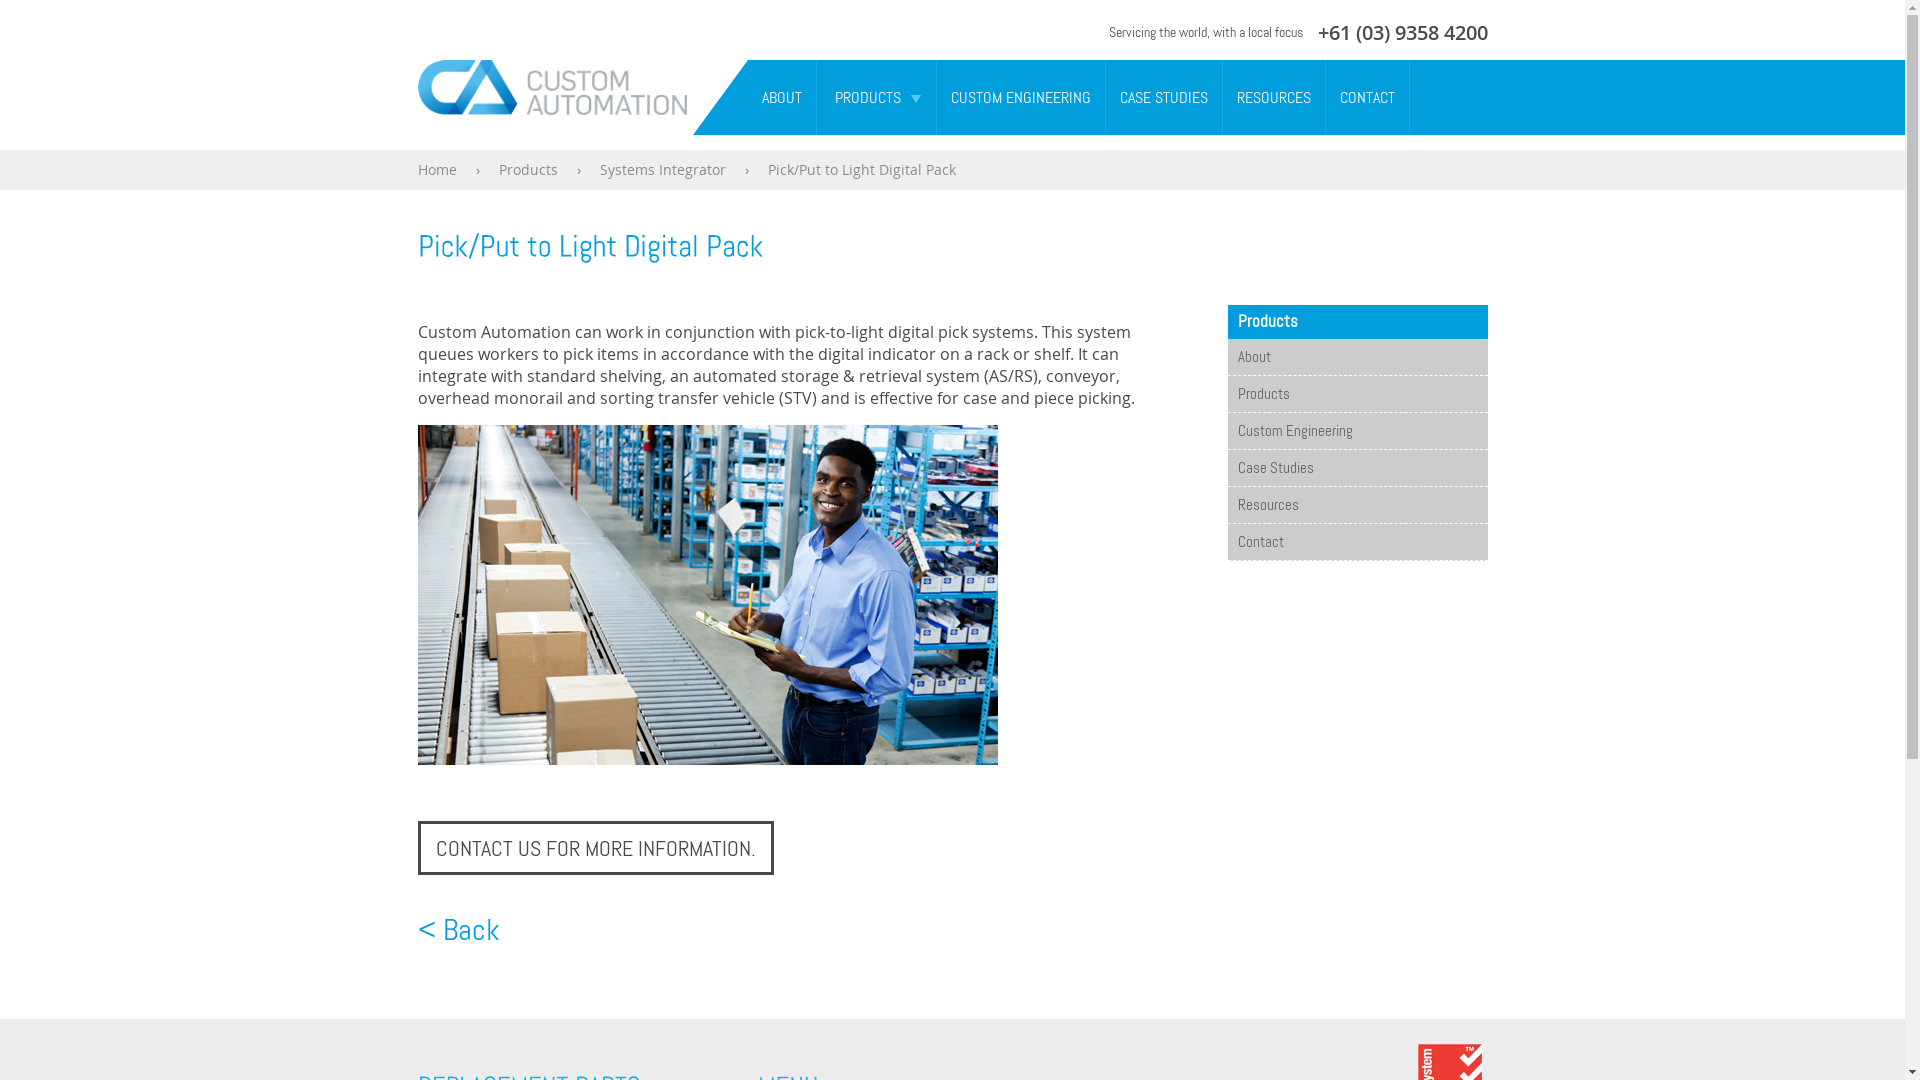  I want to click on 'CUSTOM ENGINEERING', so click(935, 97).